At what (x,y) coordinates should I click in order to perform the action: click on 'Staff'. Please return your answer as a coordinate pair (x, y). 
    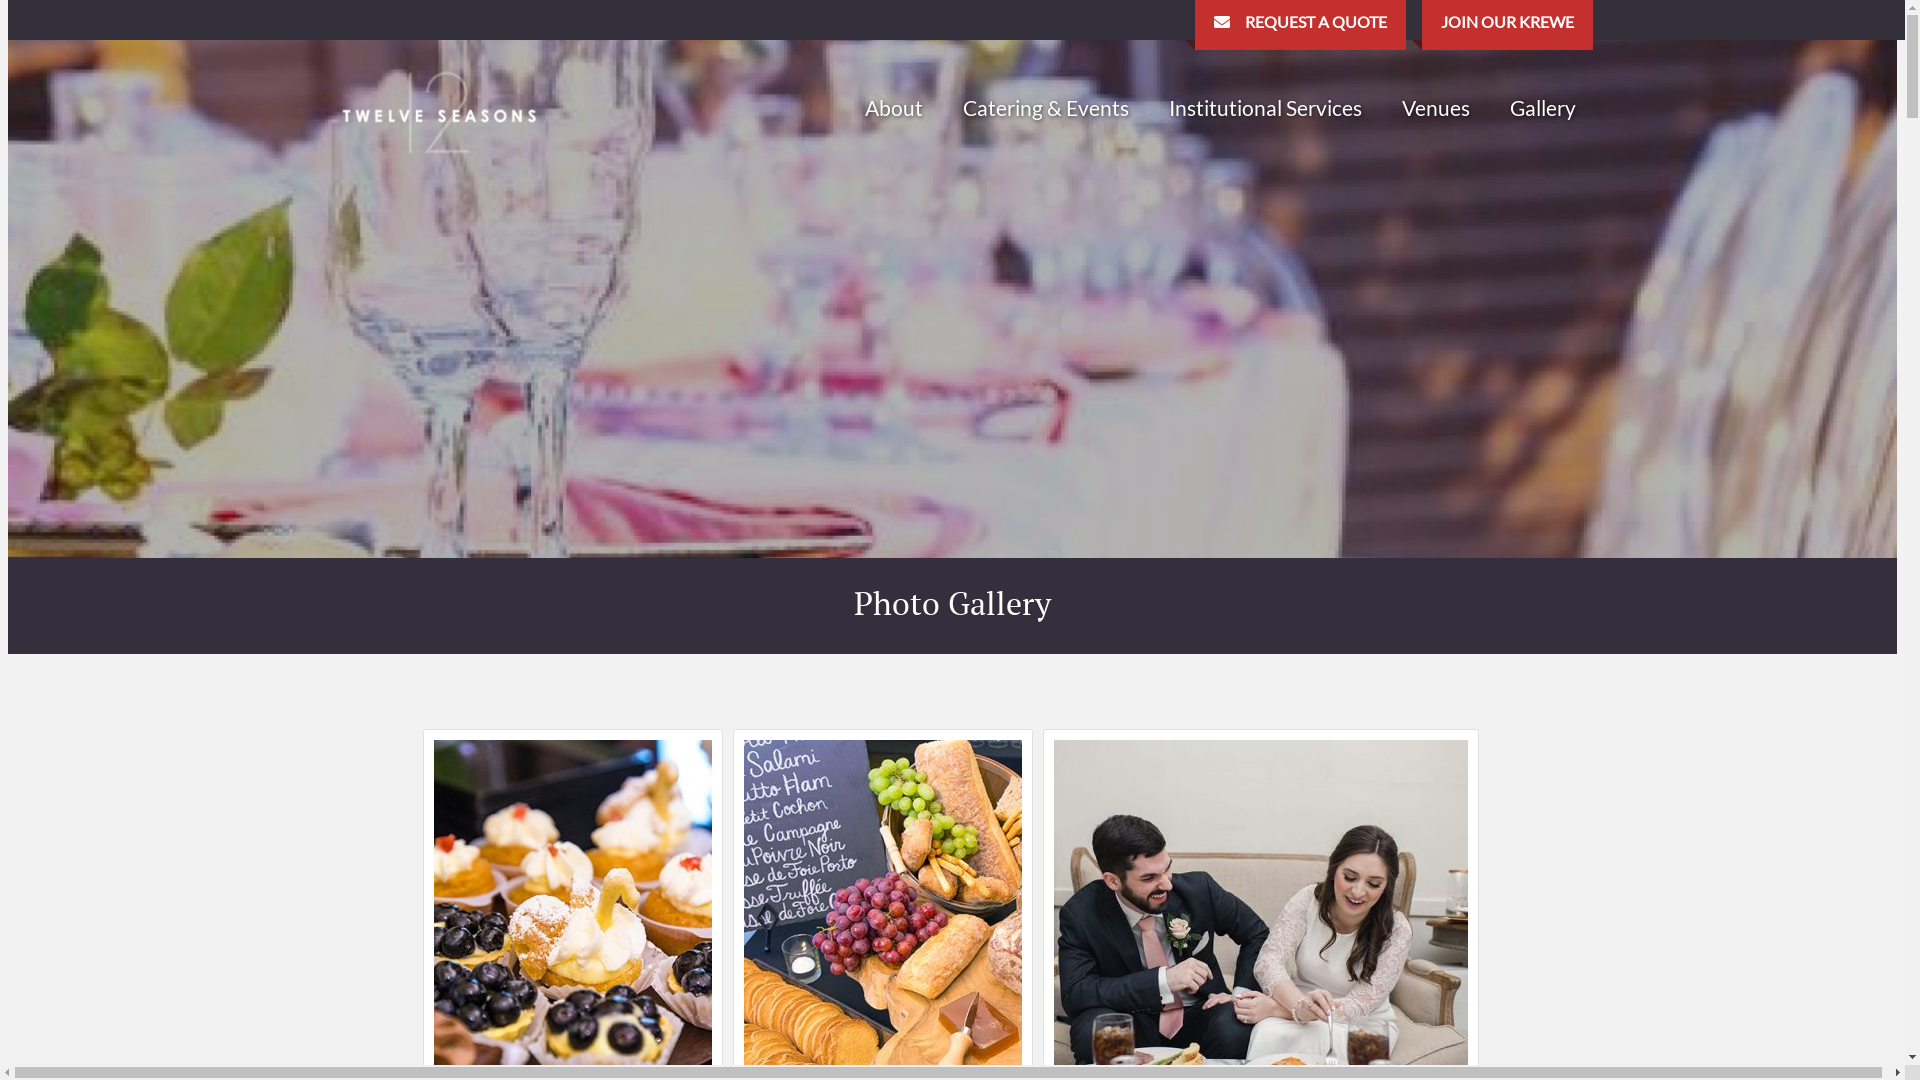
    Looking at the image, I should click on (922, 145).